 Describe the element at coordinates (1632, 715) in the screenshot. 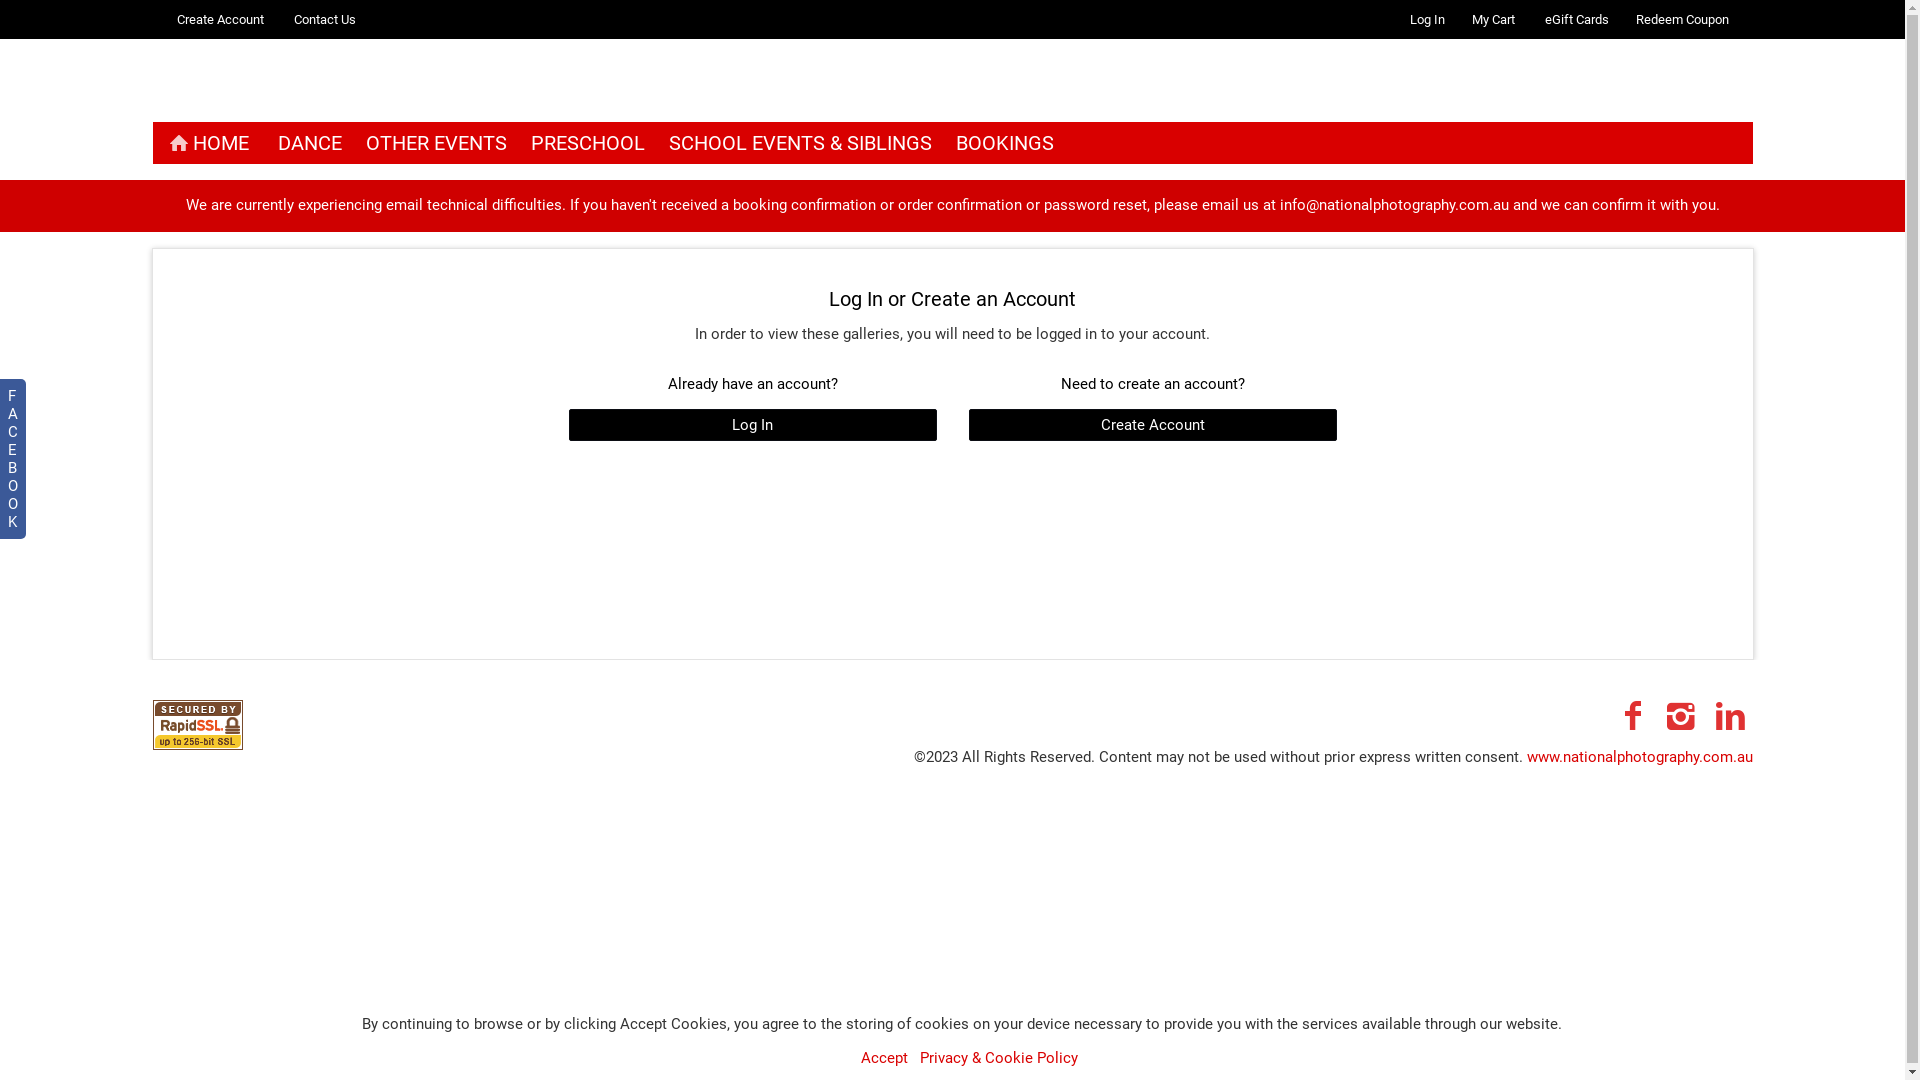

I see `'Facebook'` at that location.